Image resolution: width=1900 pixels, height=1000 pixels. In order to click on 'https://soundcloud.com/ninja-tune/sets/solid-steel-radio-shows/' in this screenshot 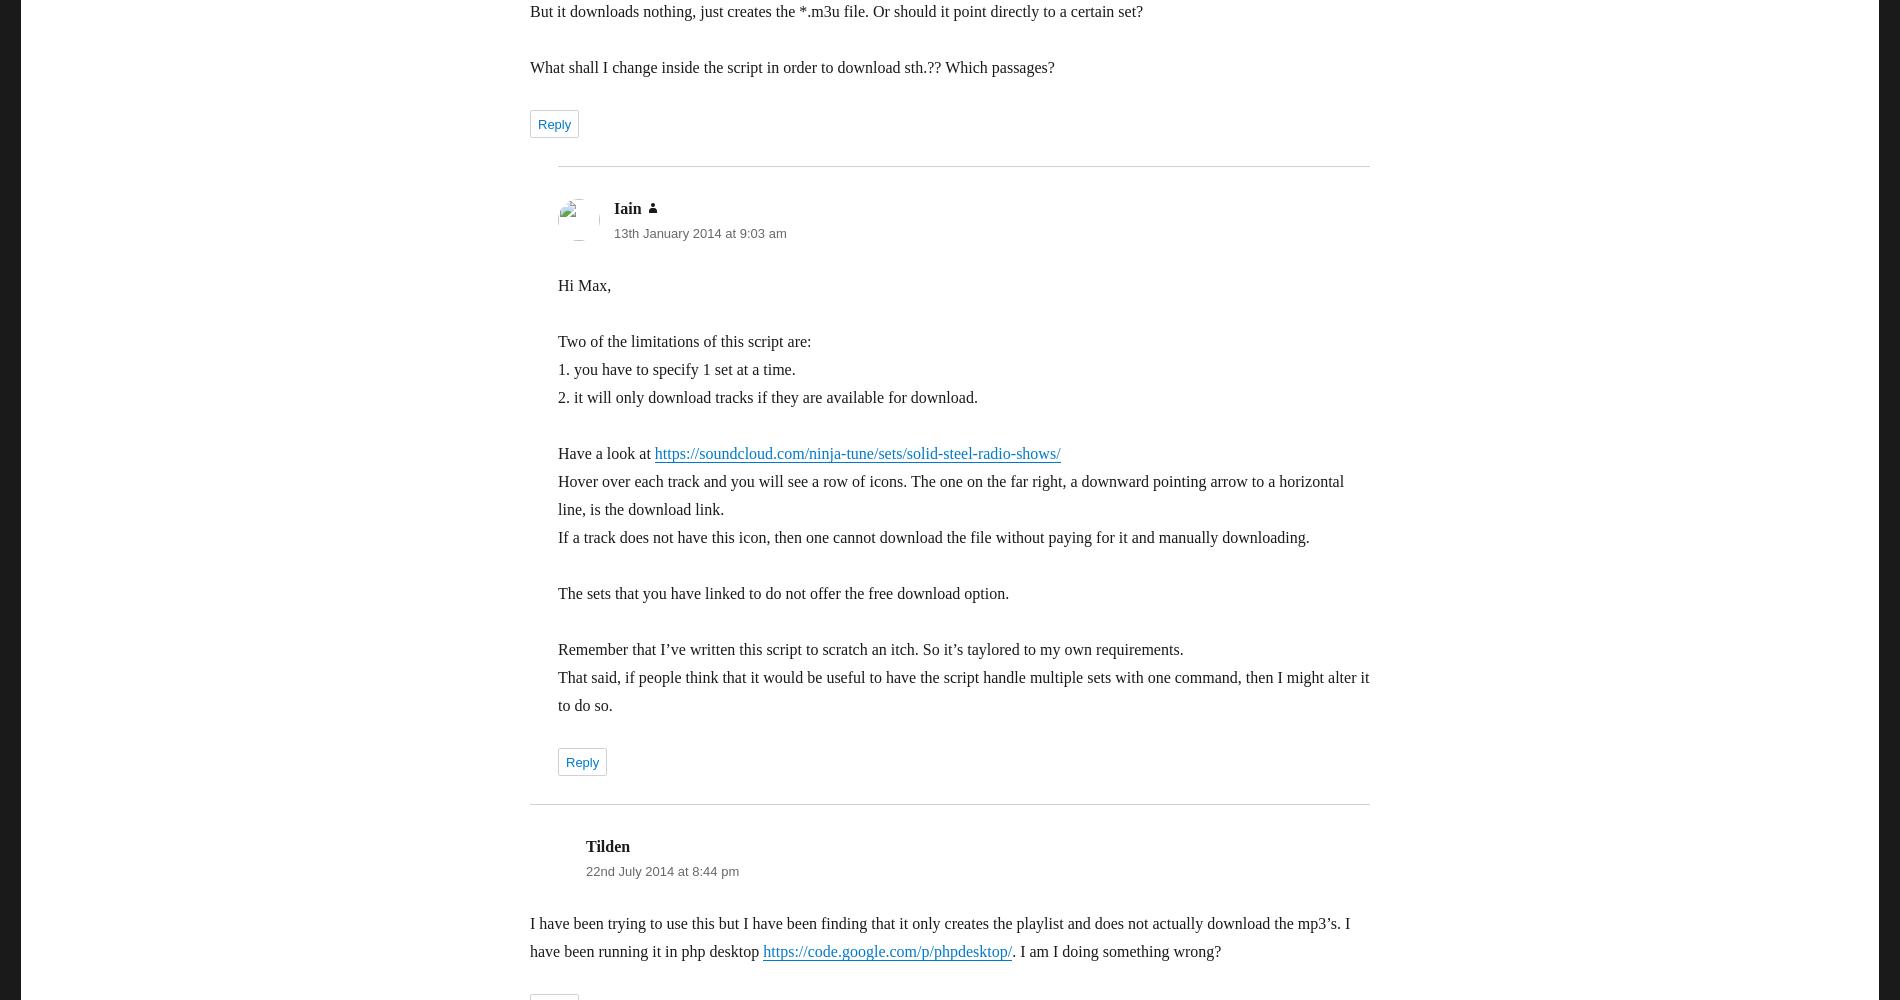, I will do `click(856, 452)`.